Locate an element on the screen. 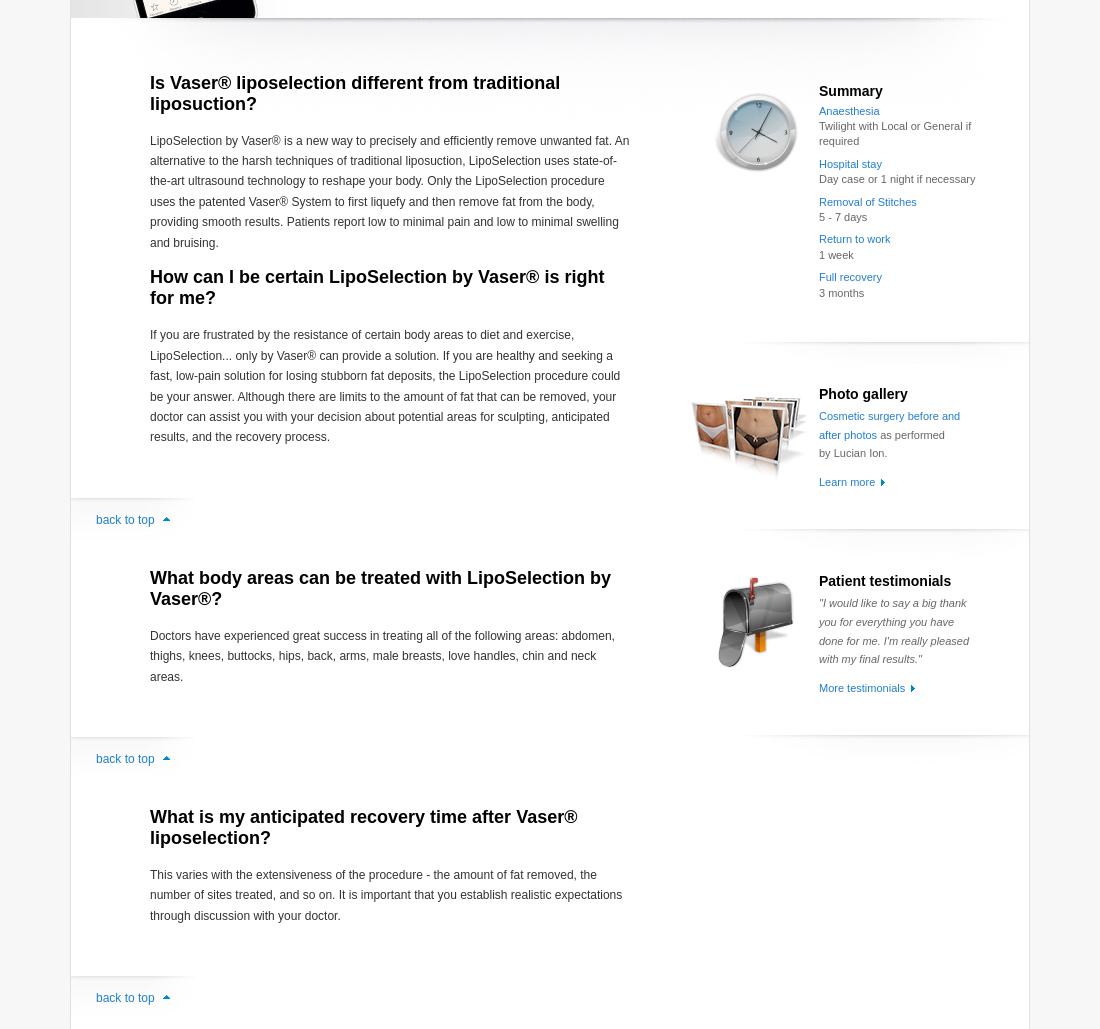 This screenshot has height=1029, width=1100. 'Doctors have experienced great success in treating all of the following areas: abdomen, thighs, knees, buttocks, hips, back, arms, male breasts, love handles, chin and neck areas.' is located at coordinates (149, 655).